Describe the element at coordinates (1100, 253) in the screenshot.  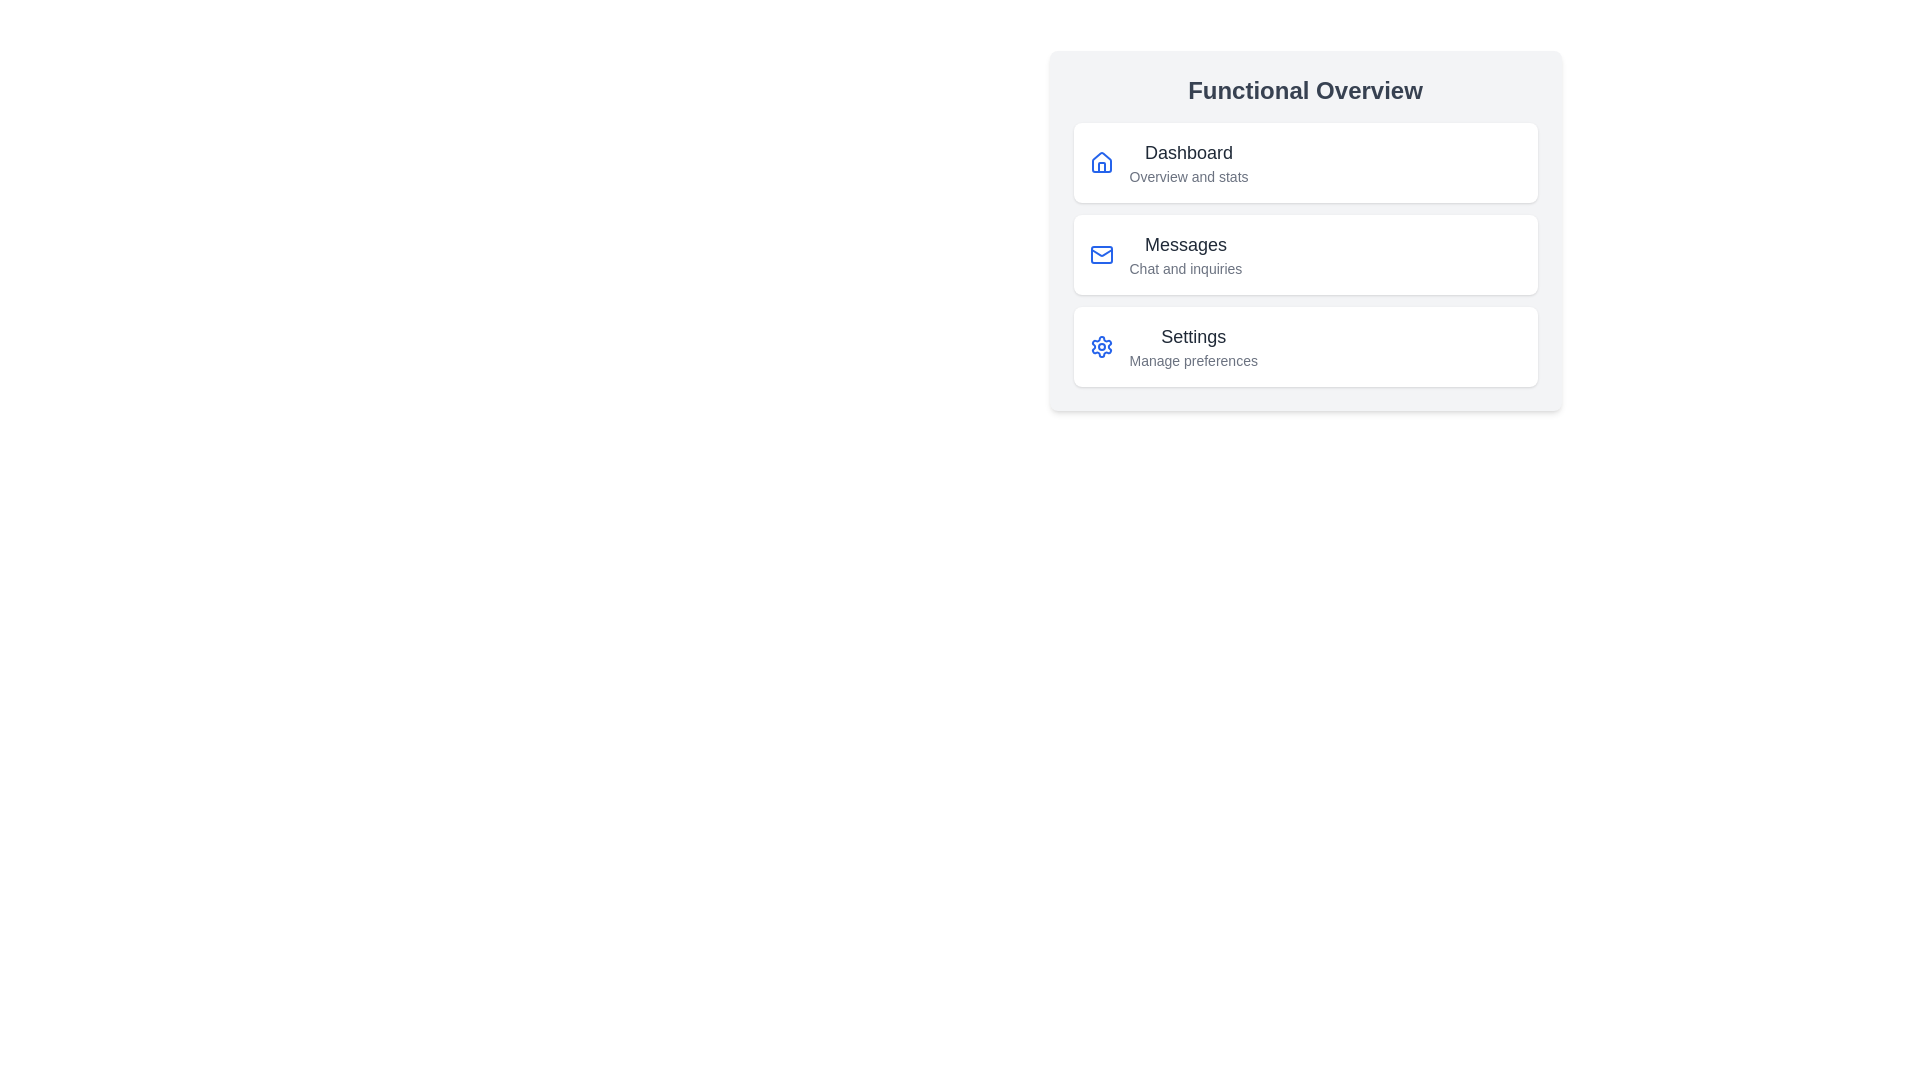
I see `the rectangular SVG element representing the outer envelope of the 'Messages' section in the menu` at that location.